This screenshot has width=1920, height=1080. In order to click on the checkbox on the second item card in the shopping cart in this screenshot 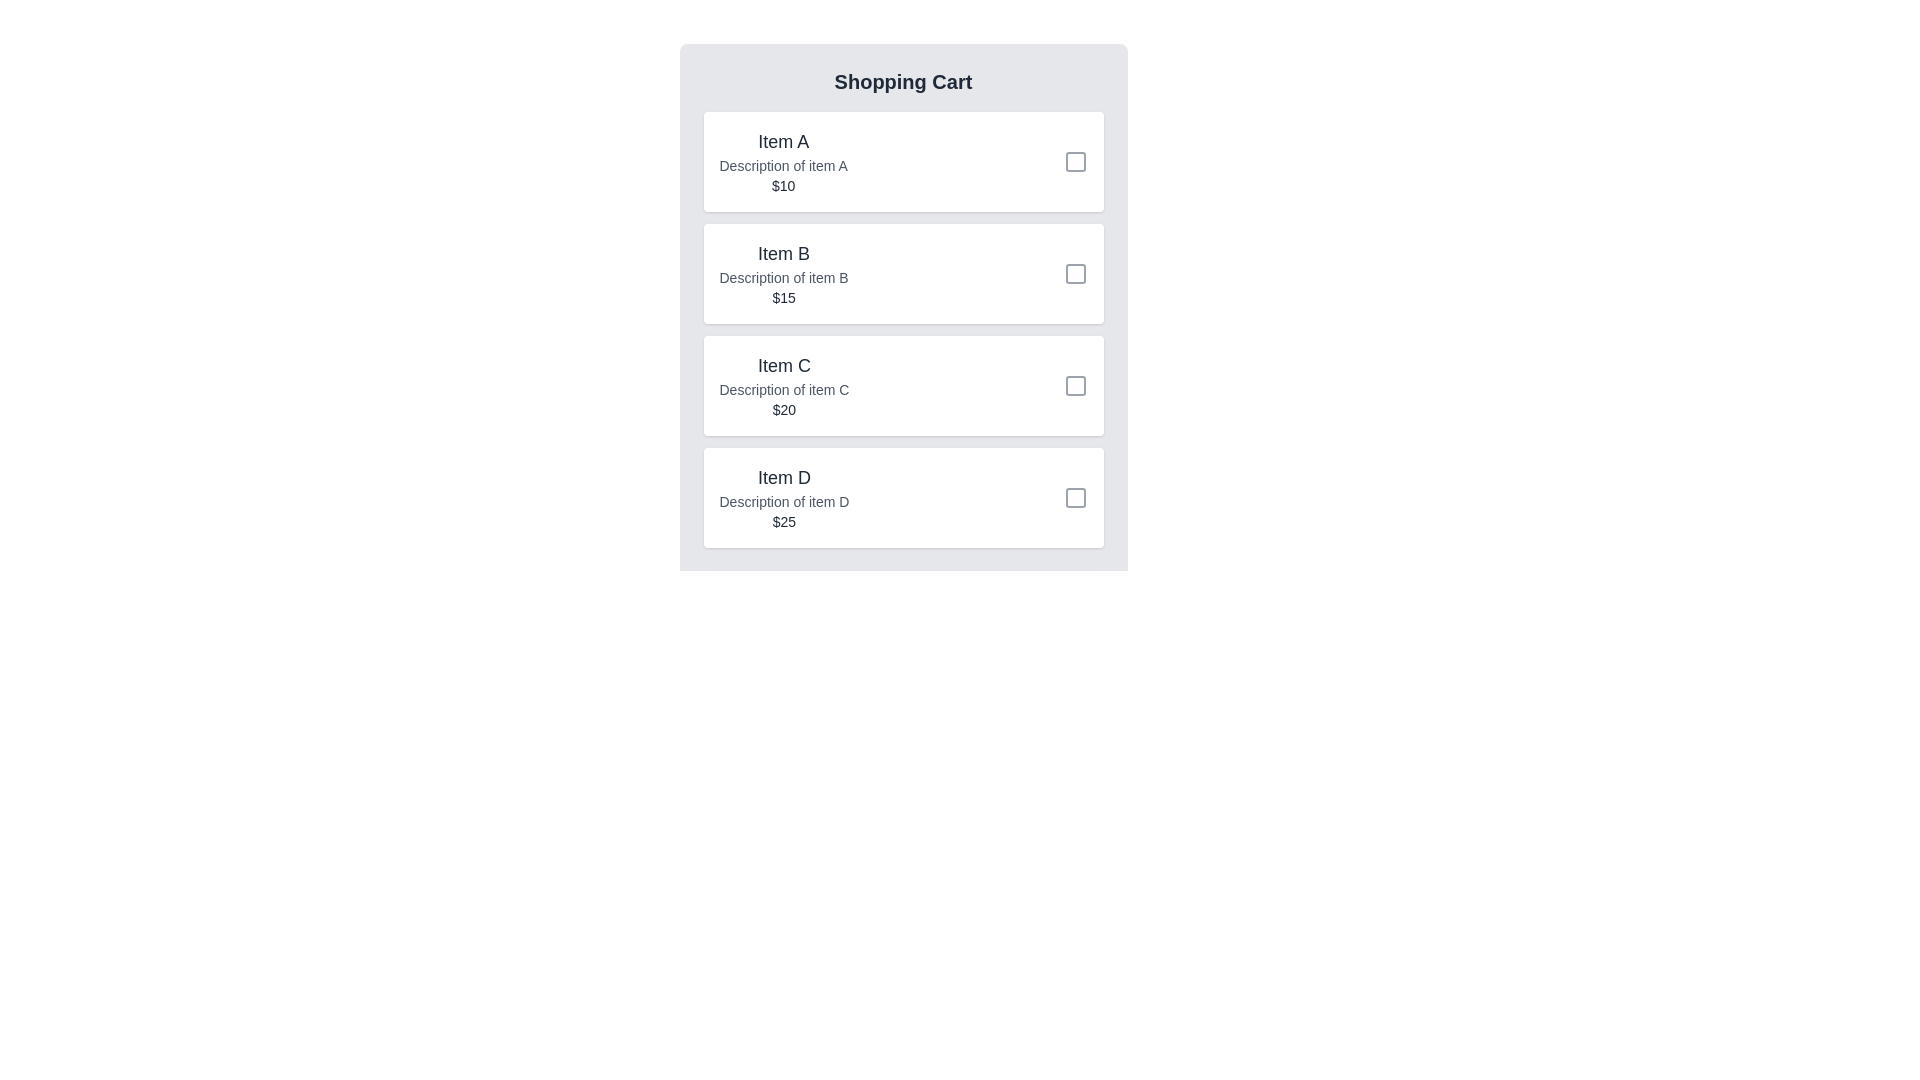, I will do `click(902, 273)`.